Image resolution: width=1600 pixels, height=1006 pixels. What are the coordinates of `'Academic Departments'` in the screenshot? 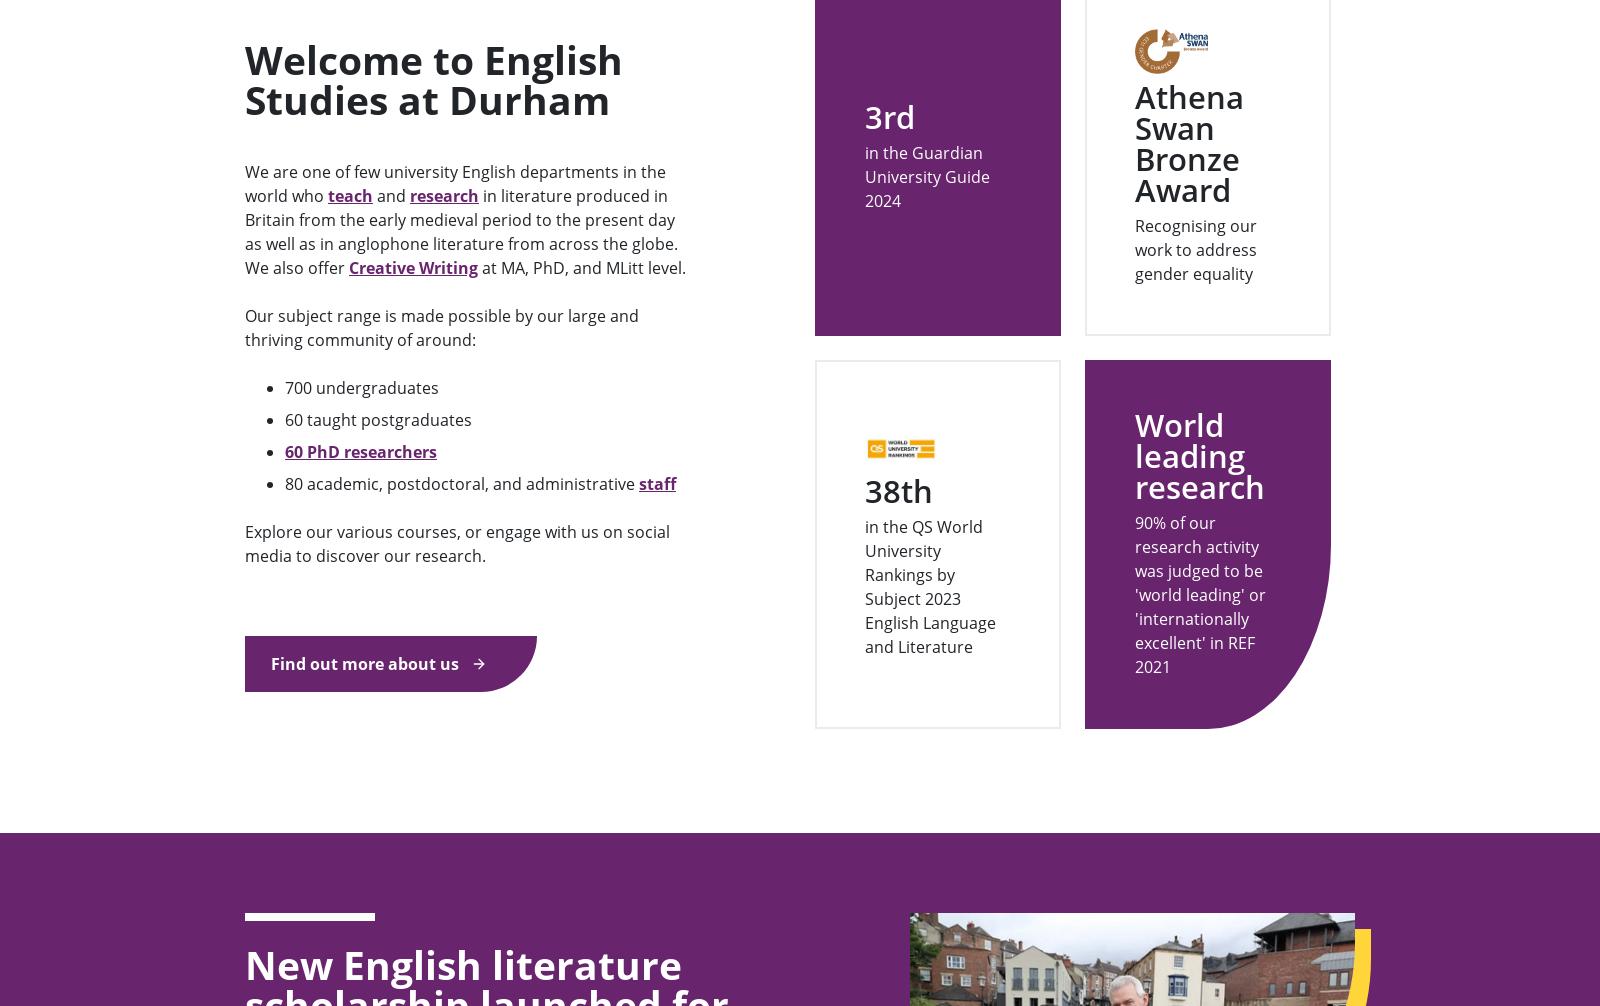 It's located at (328, 985).